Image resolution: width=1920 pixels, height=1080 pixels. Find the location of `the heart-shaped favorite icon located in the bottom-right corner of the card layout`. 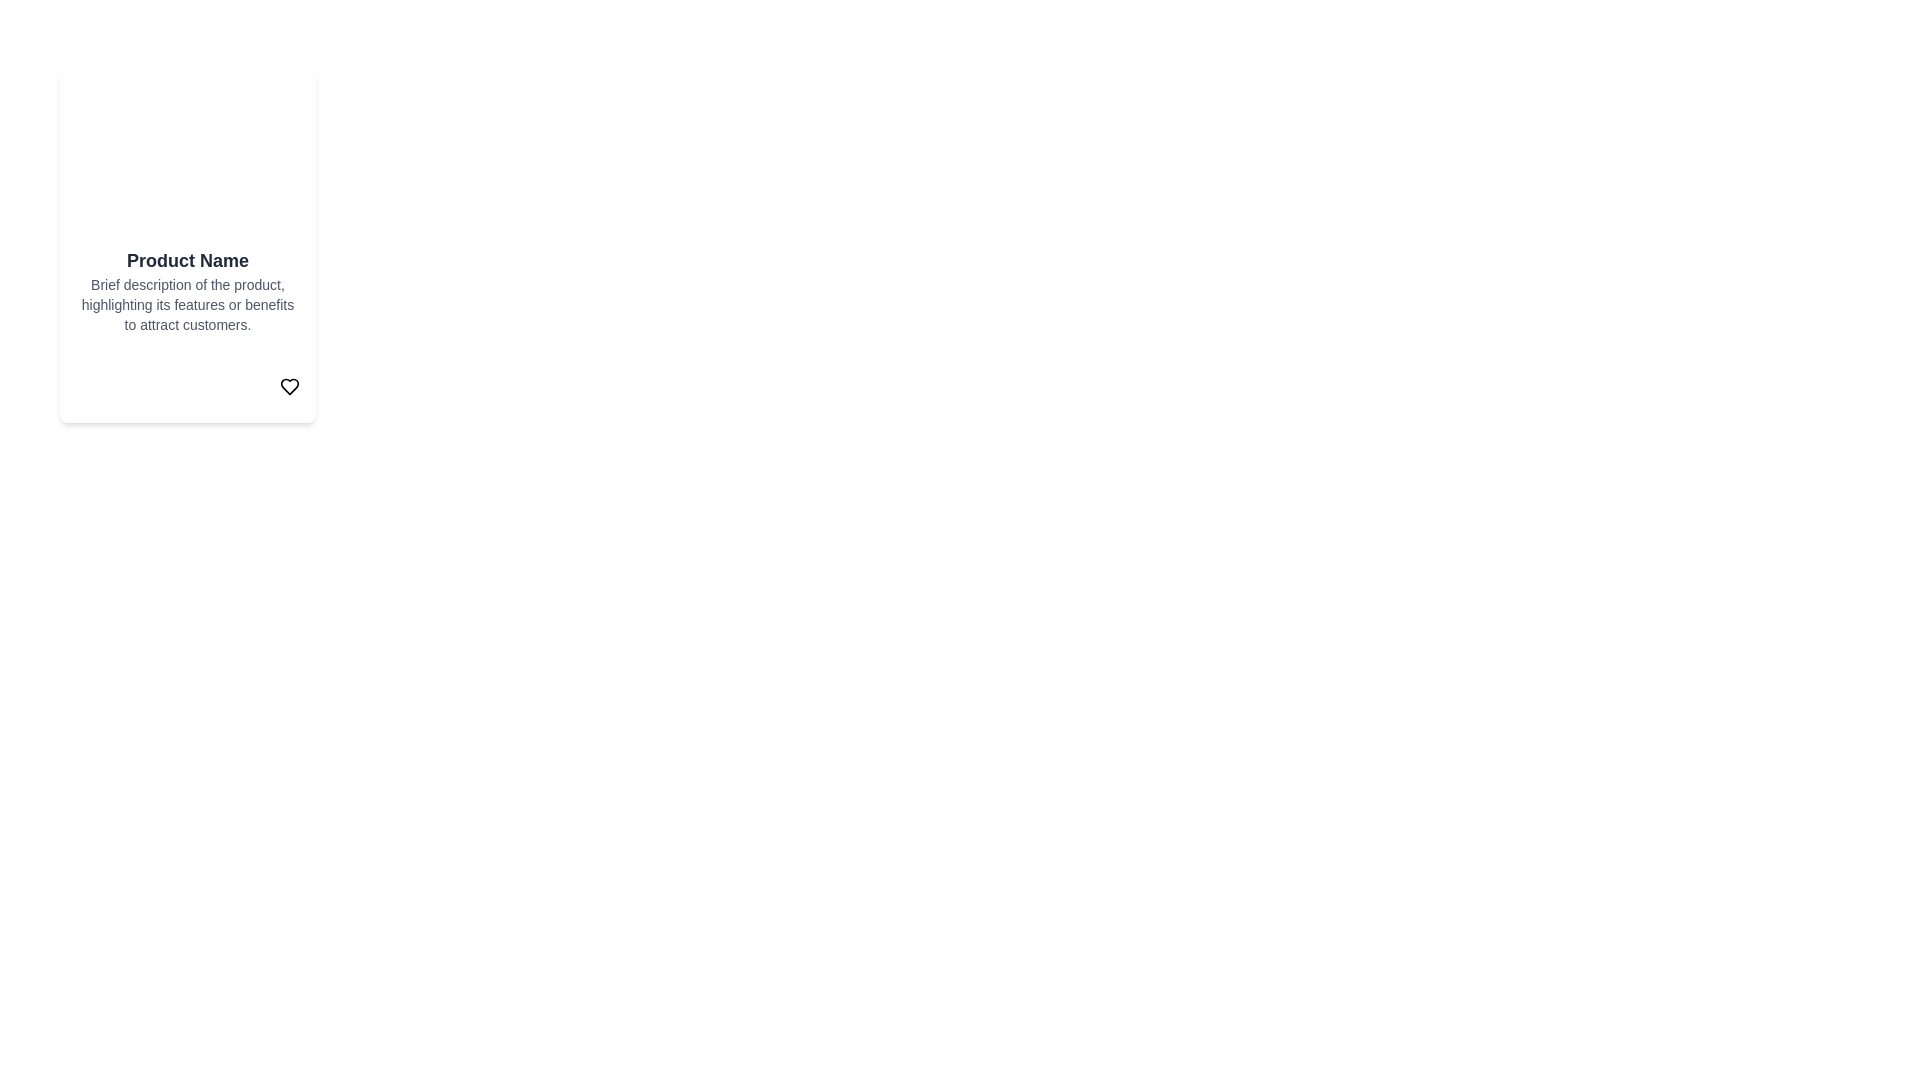

the heart-shaped favorite icon located in the bottom-right corner of the card layout is located at coordinates (288, 386).